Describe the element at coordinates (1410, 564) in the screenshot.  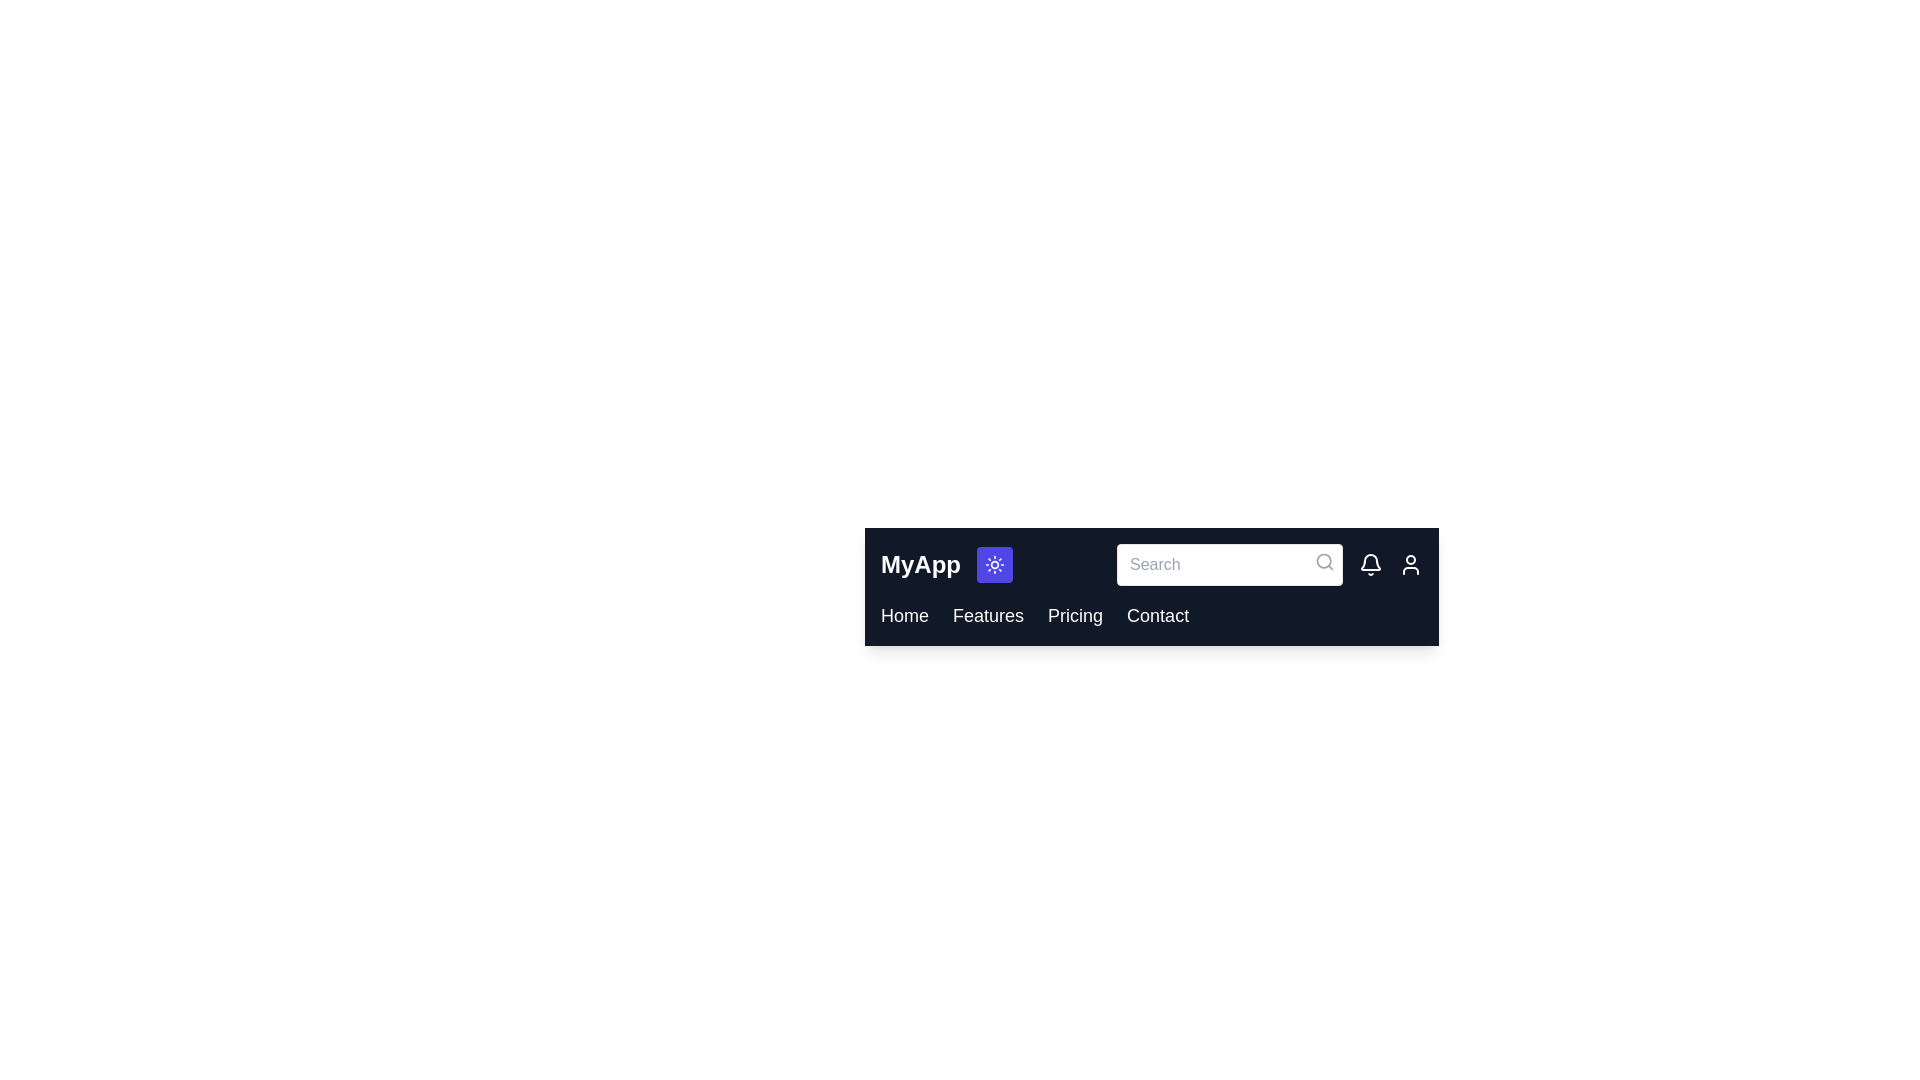
I see `the user icon in the CustomAppBar` at that location.